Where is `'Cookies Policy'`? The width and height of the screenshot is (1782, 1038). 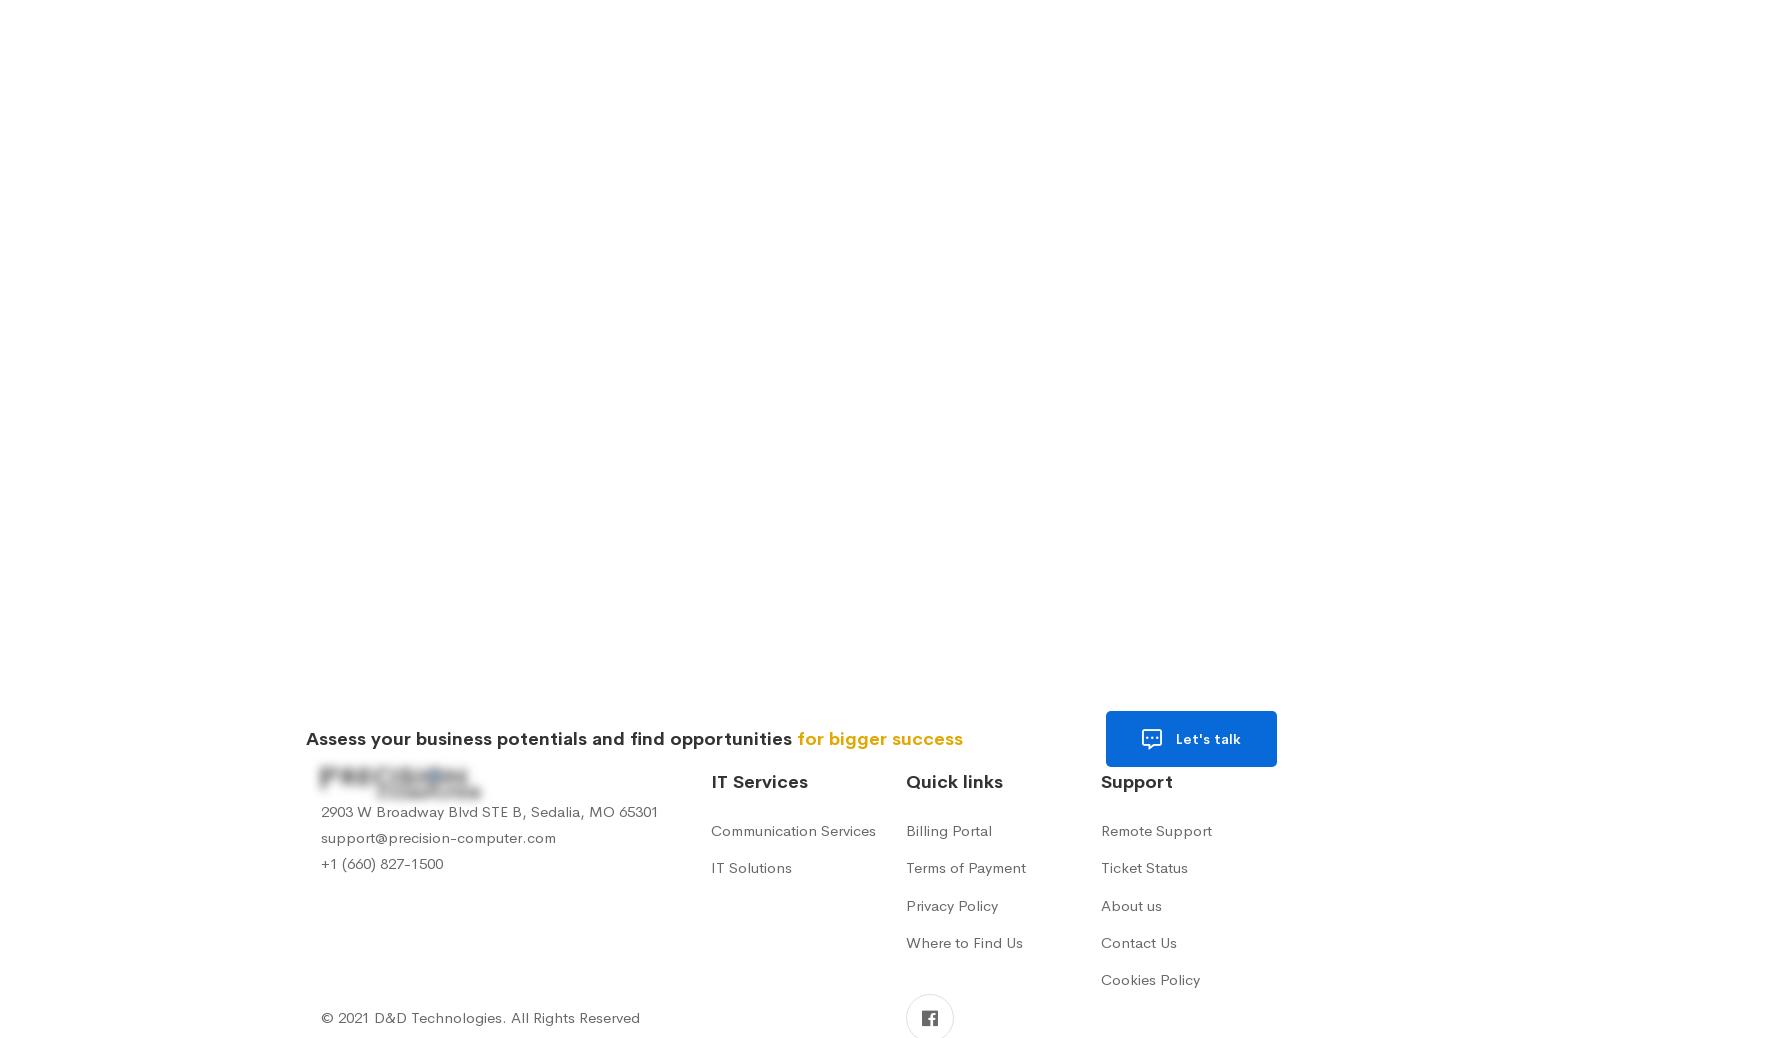
'Cookies Policy' is located at coordinates (1150, 978).